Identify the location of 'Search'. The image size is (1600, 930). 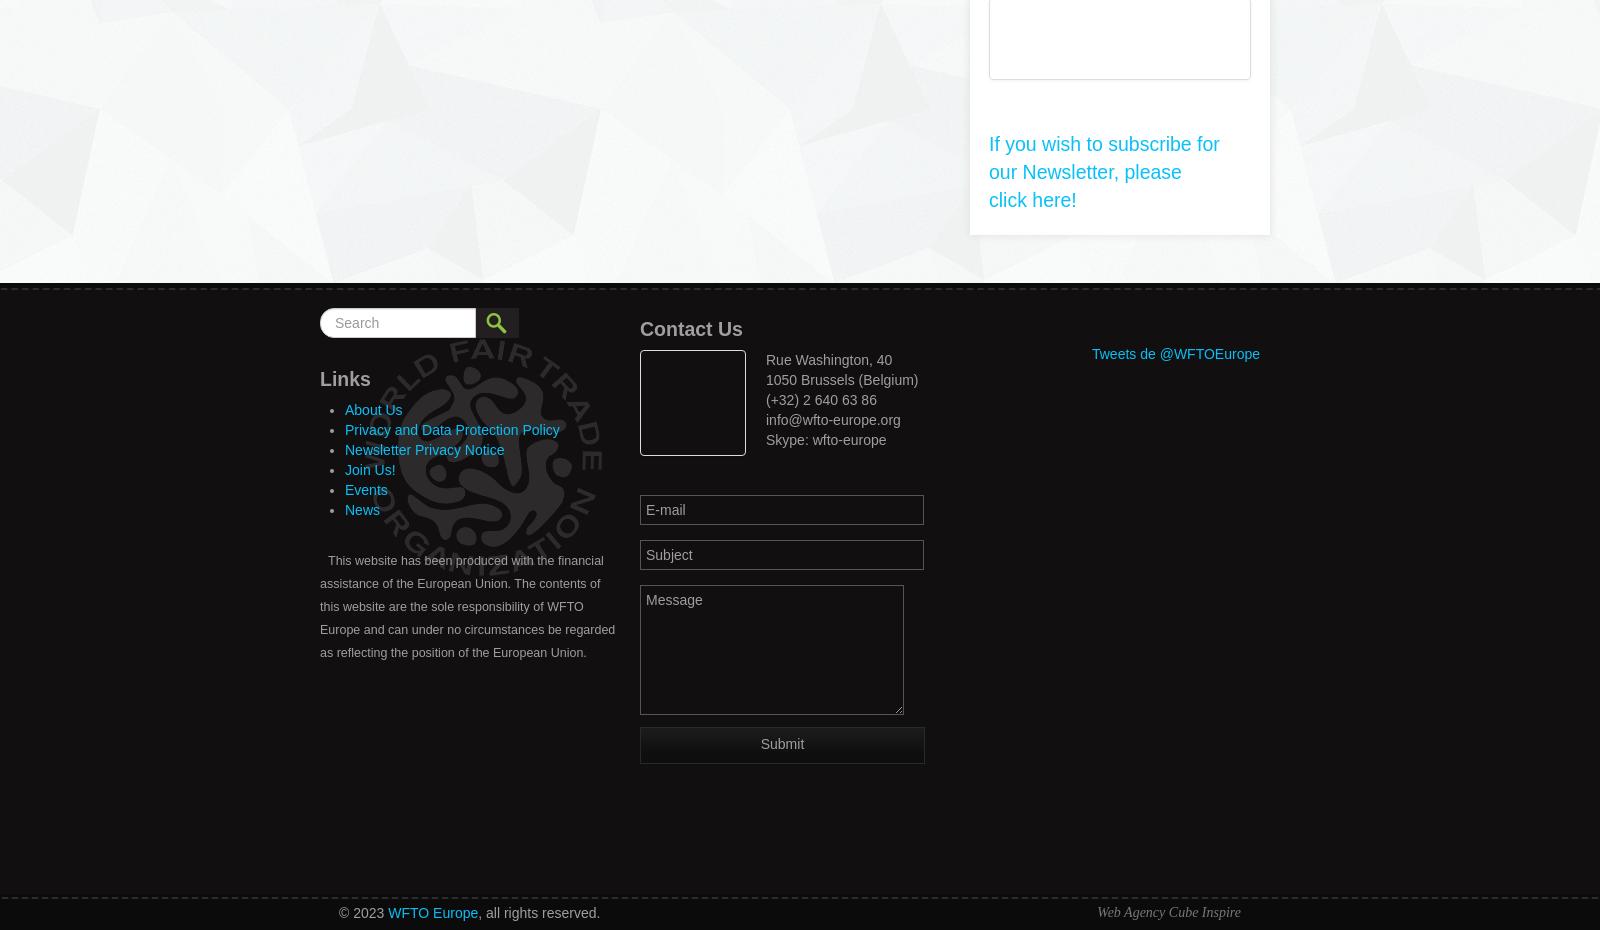
(341, 316).